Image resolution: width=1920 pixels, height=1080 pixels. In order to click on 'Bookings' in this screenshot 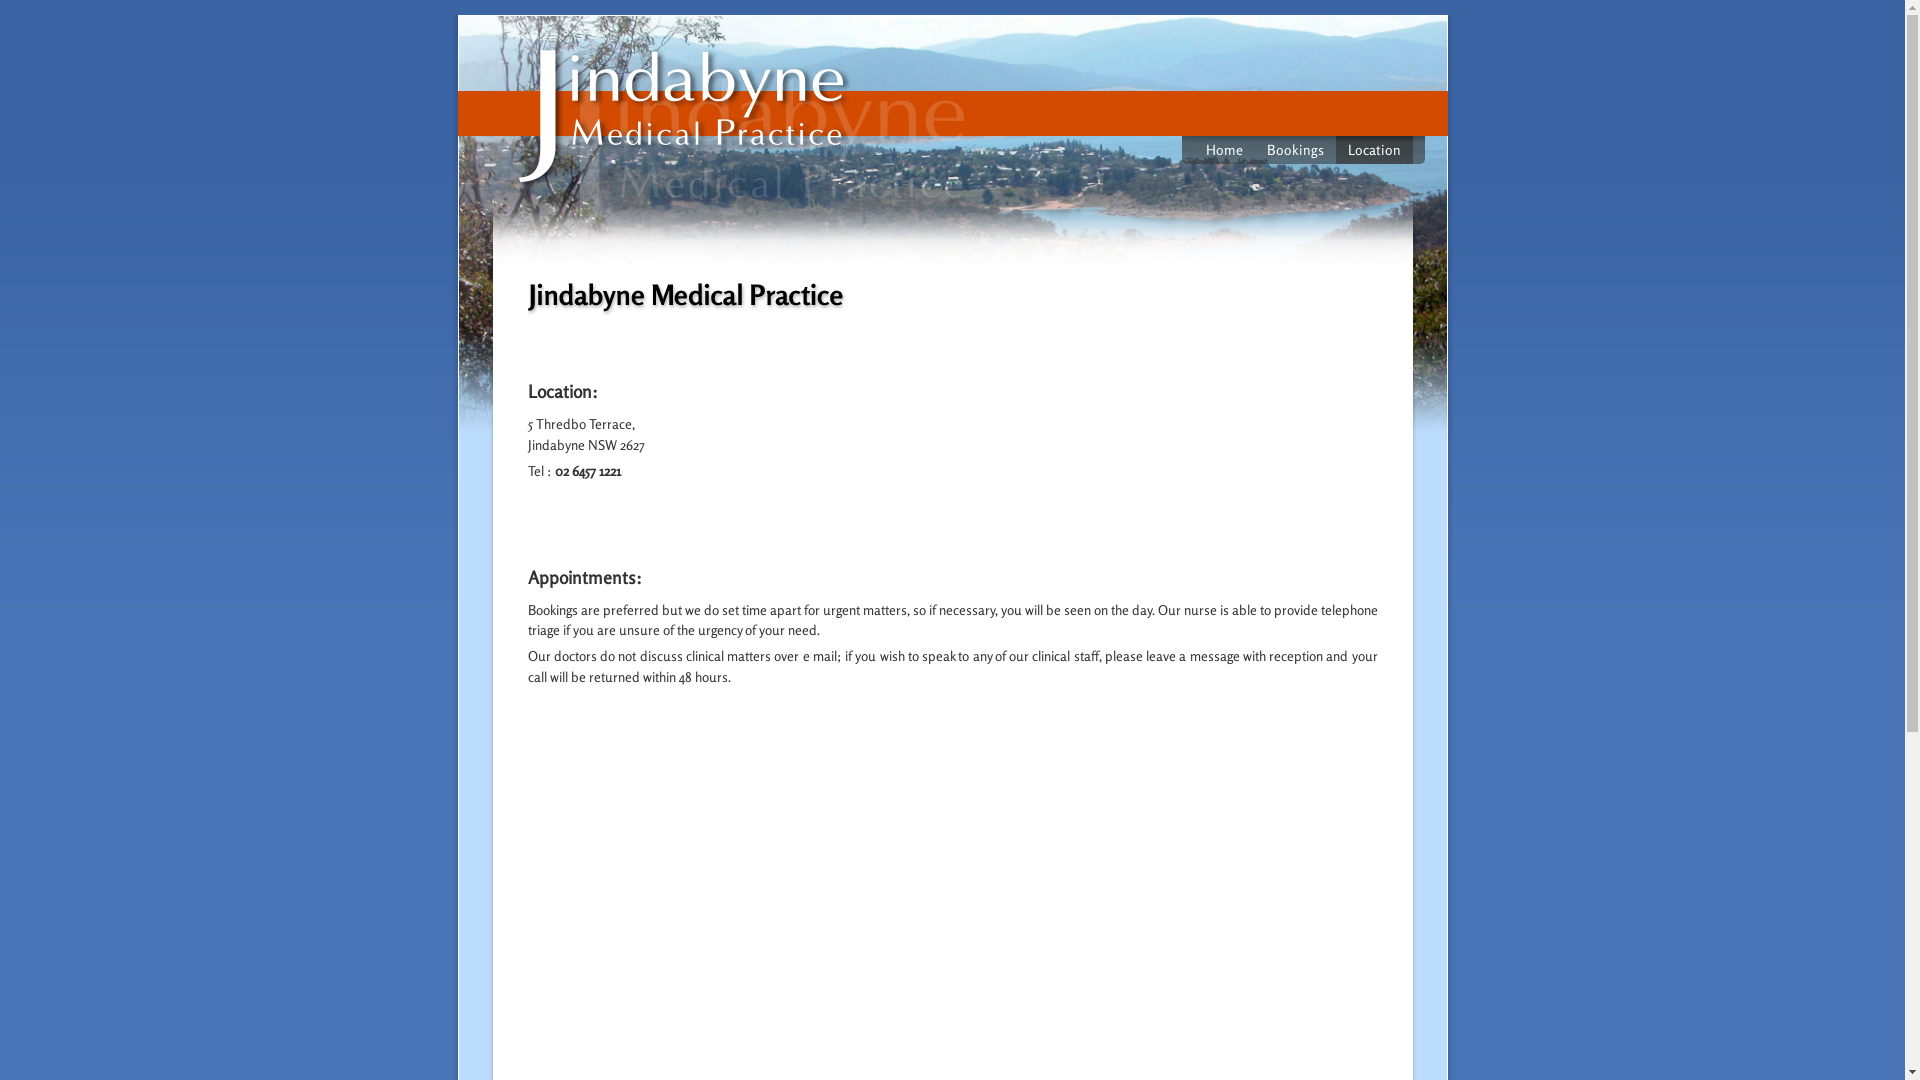, I will do `click(1294, 149)`.